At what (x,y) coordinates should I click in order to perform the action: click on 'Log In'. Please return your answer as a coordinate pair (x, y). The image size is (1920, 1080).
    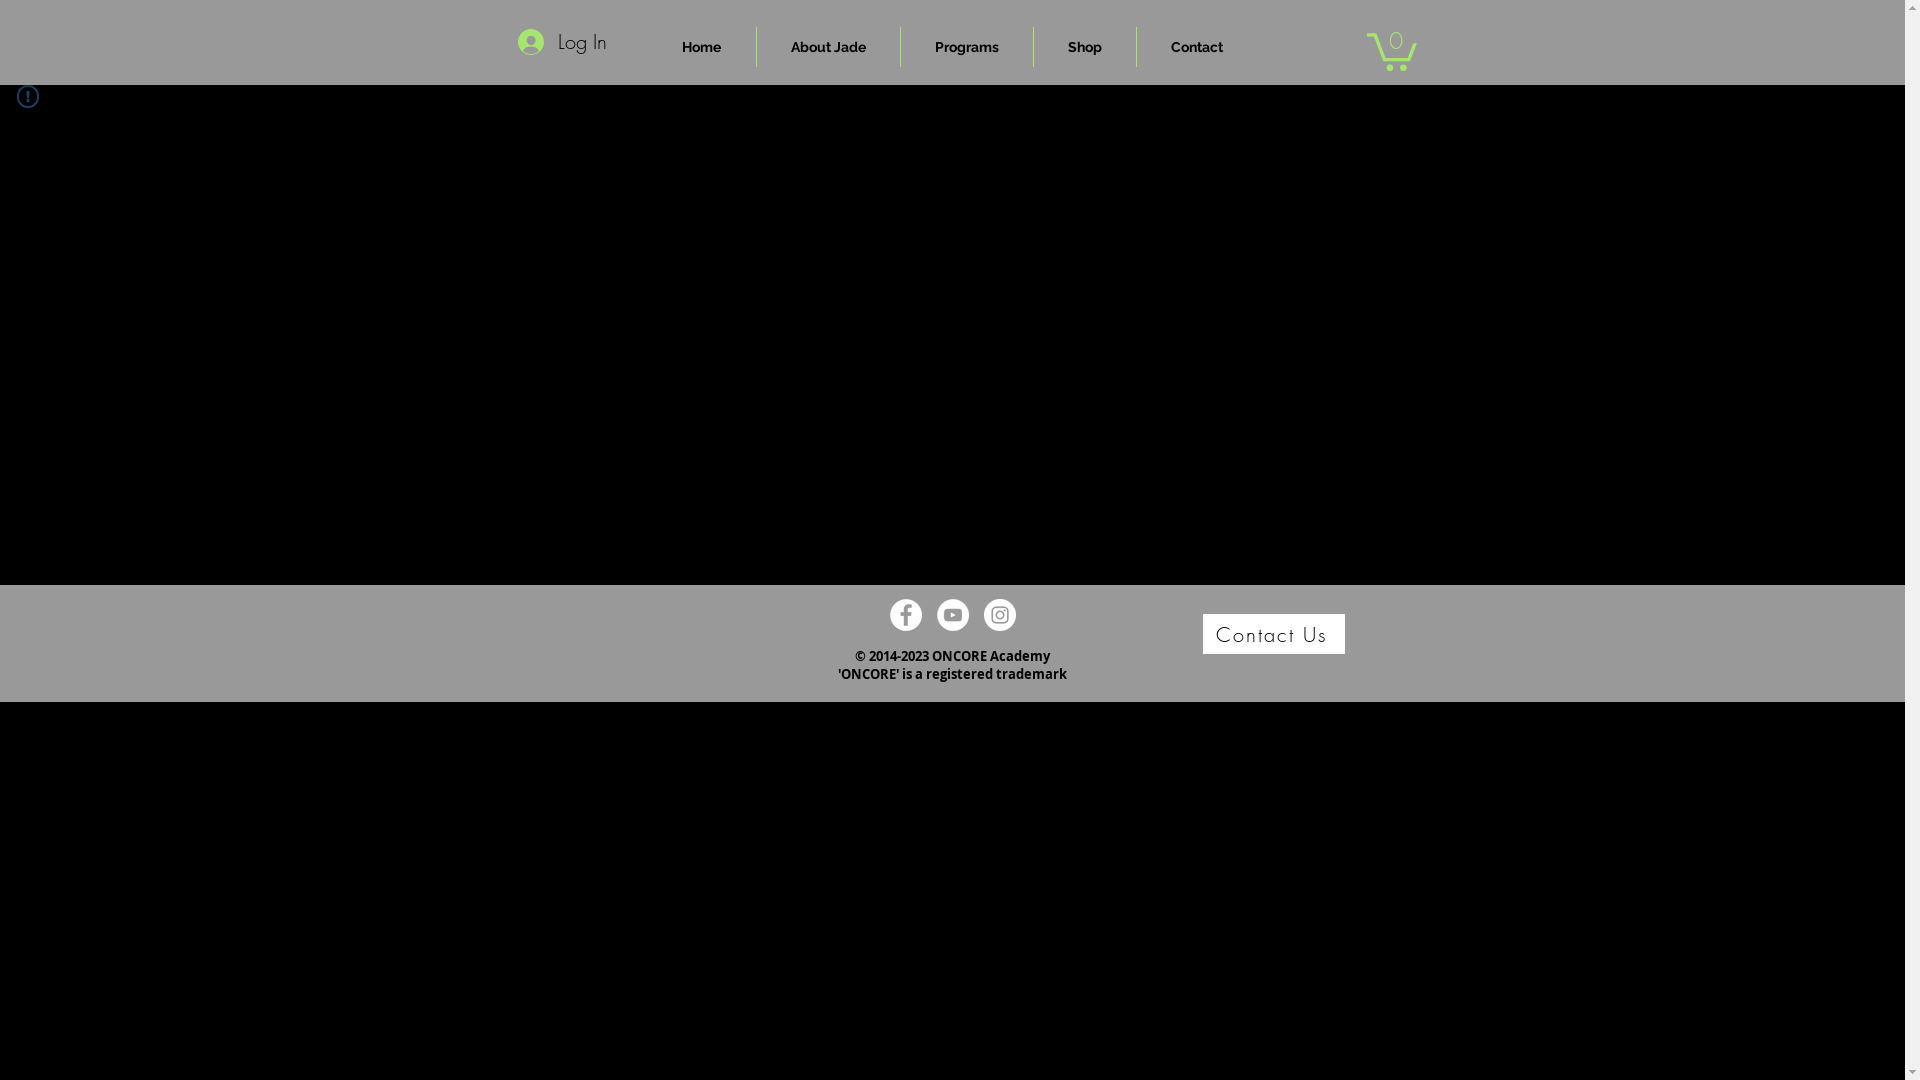
    Looking at the image, I should click on (504, 42).